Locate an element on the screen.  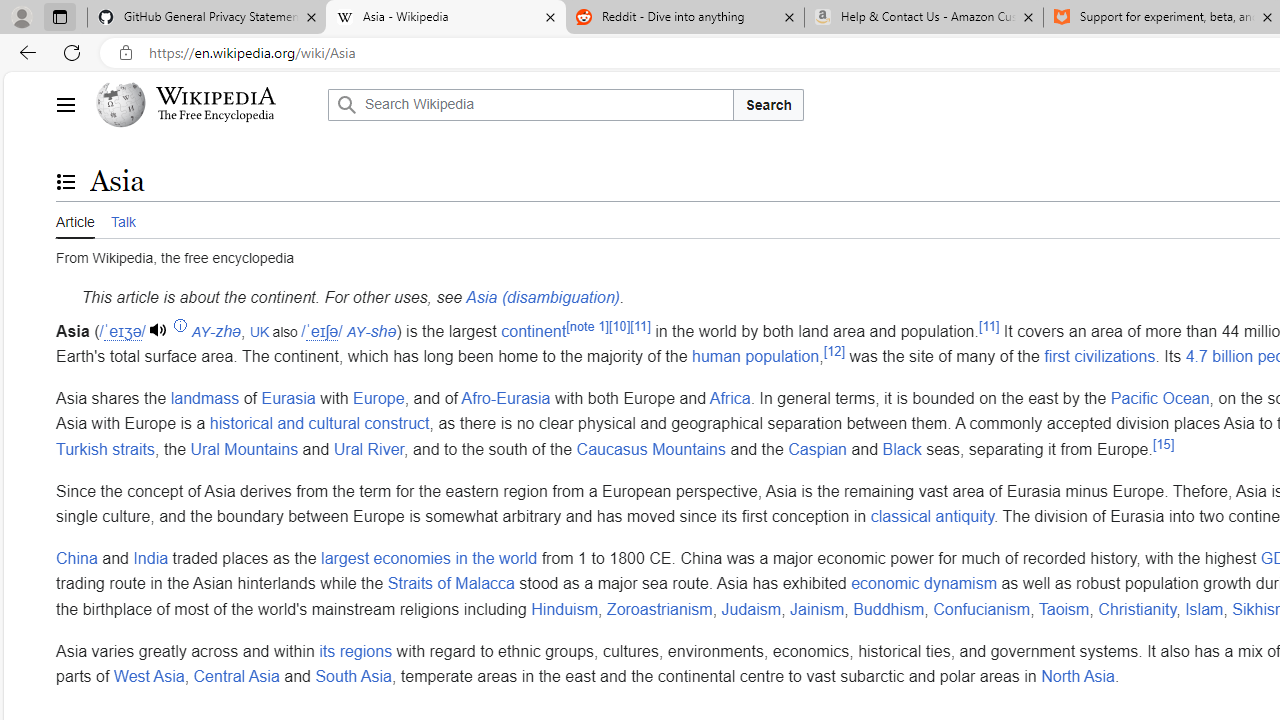
'historical and cultural construct' is located at coordinates (318, 422).